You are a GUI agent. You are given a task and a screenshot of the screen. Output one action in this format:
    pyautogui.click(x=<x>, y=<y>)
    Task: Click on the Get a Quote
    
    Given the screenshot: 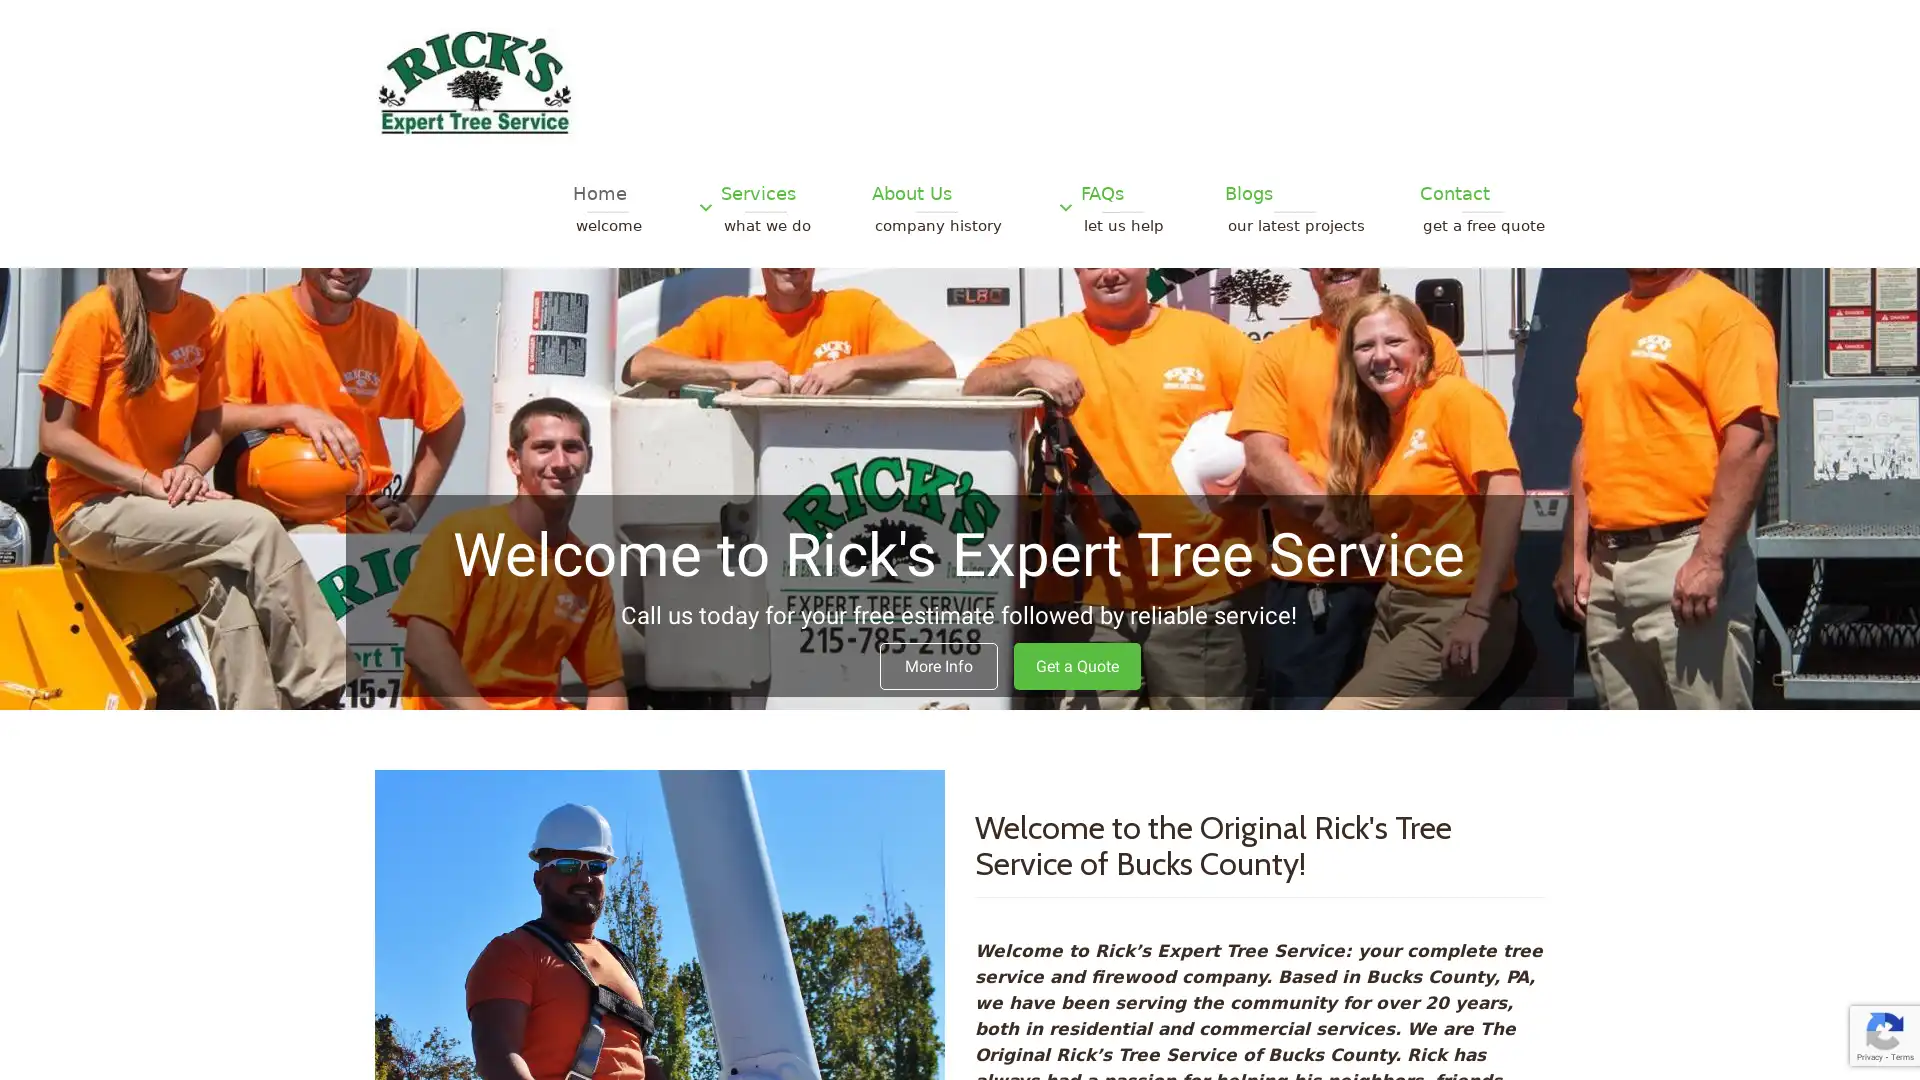 What is the action you would take?
    pyautogui.click(x=1076, y=666)
    